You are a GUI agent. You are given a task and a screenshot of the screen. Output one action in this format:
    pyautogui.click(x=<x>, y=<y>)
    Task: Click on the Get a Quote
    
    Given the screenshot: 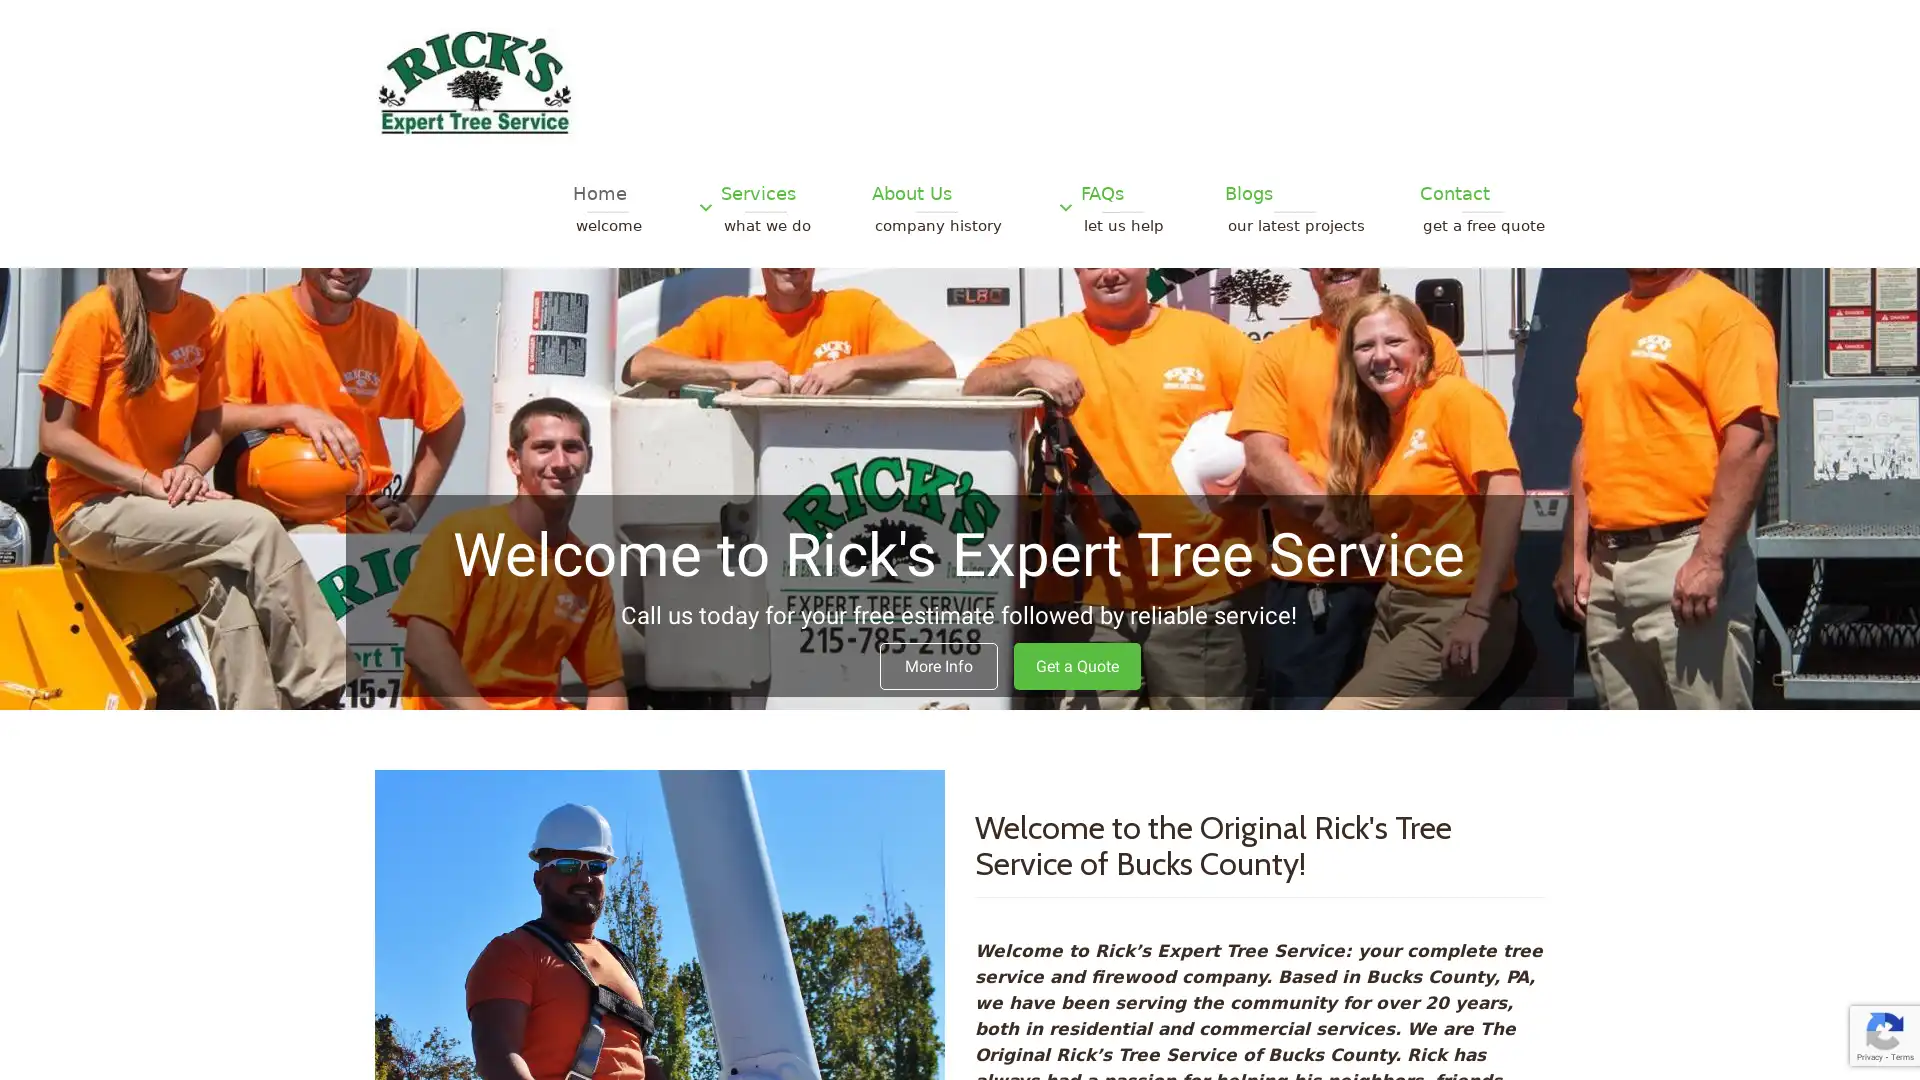 What is the action you would take?
    pyautogui.click(x=1076, y=666)
    